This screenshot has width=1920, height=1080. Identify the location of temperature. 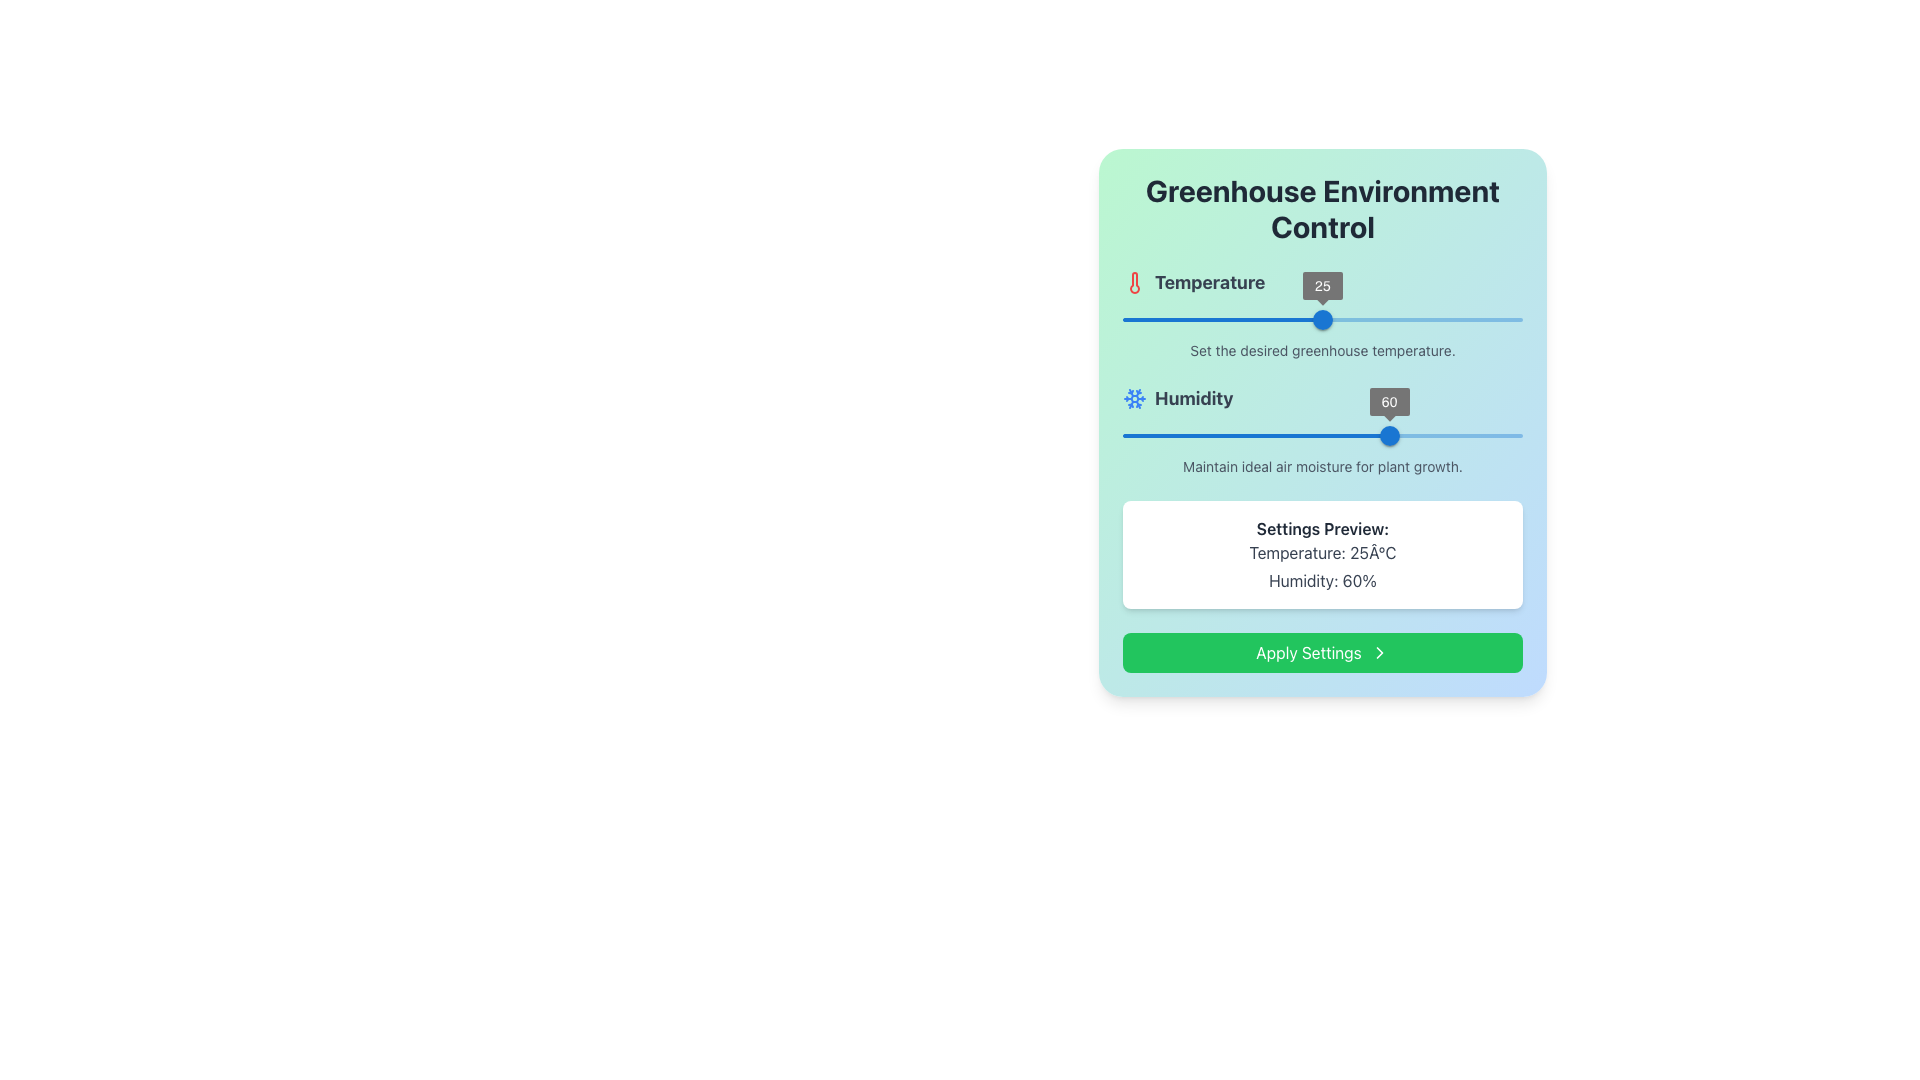
(1165, 319).